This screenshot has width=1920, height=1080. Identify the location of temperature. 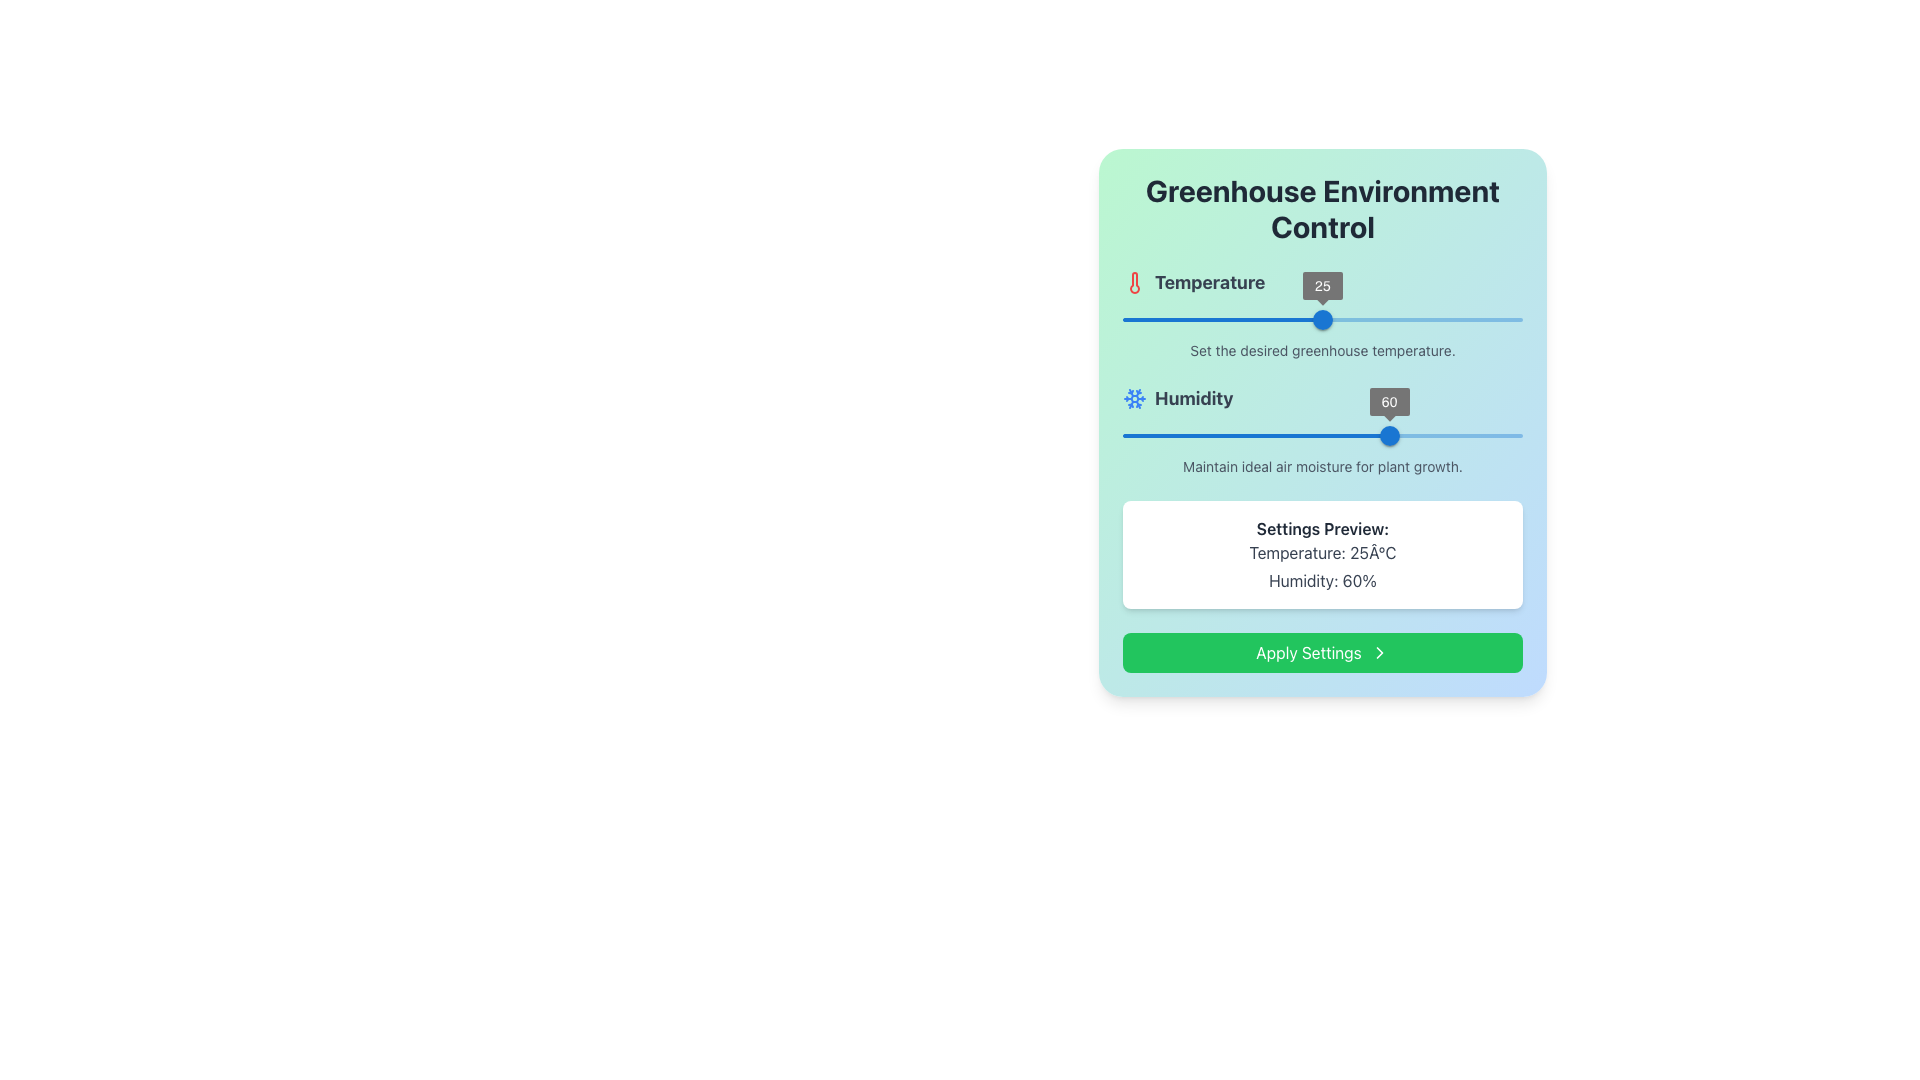
(1165, 319).